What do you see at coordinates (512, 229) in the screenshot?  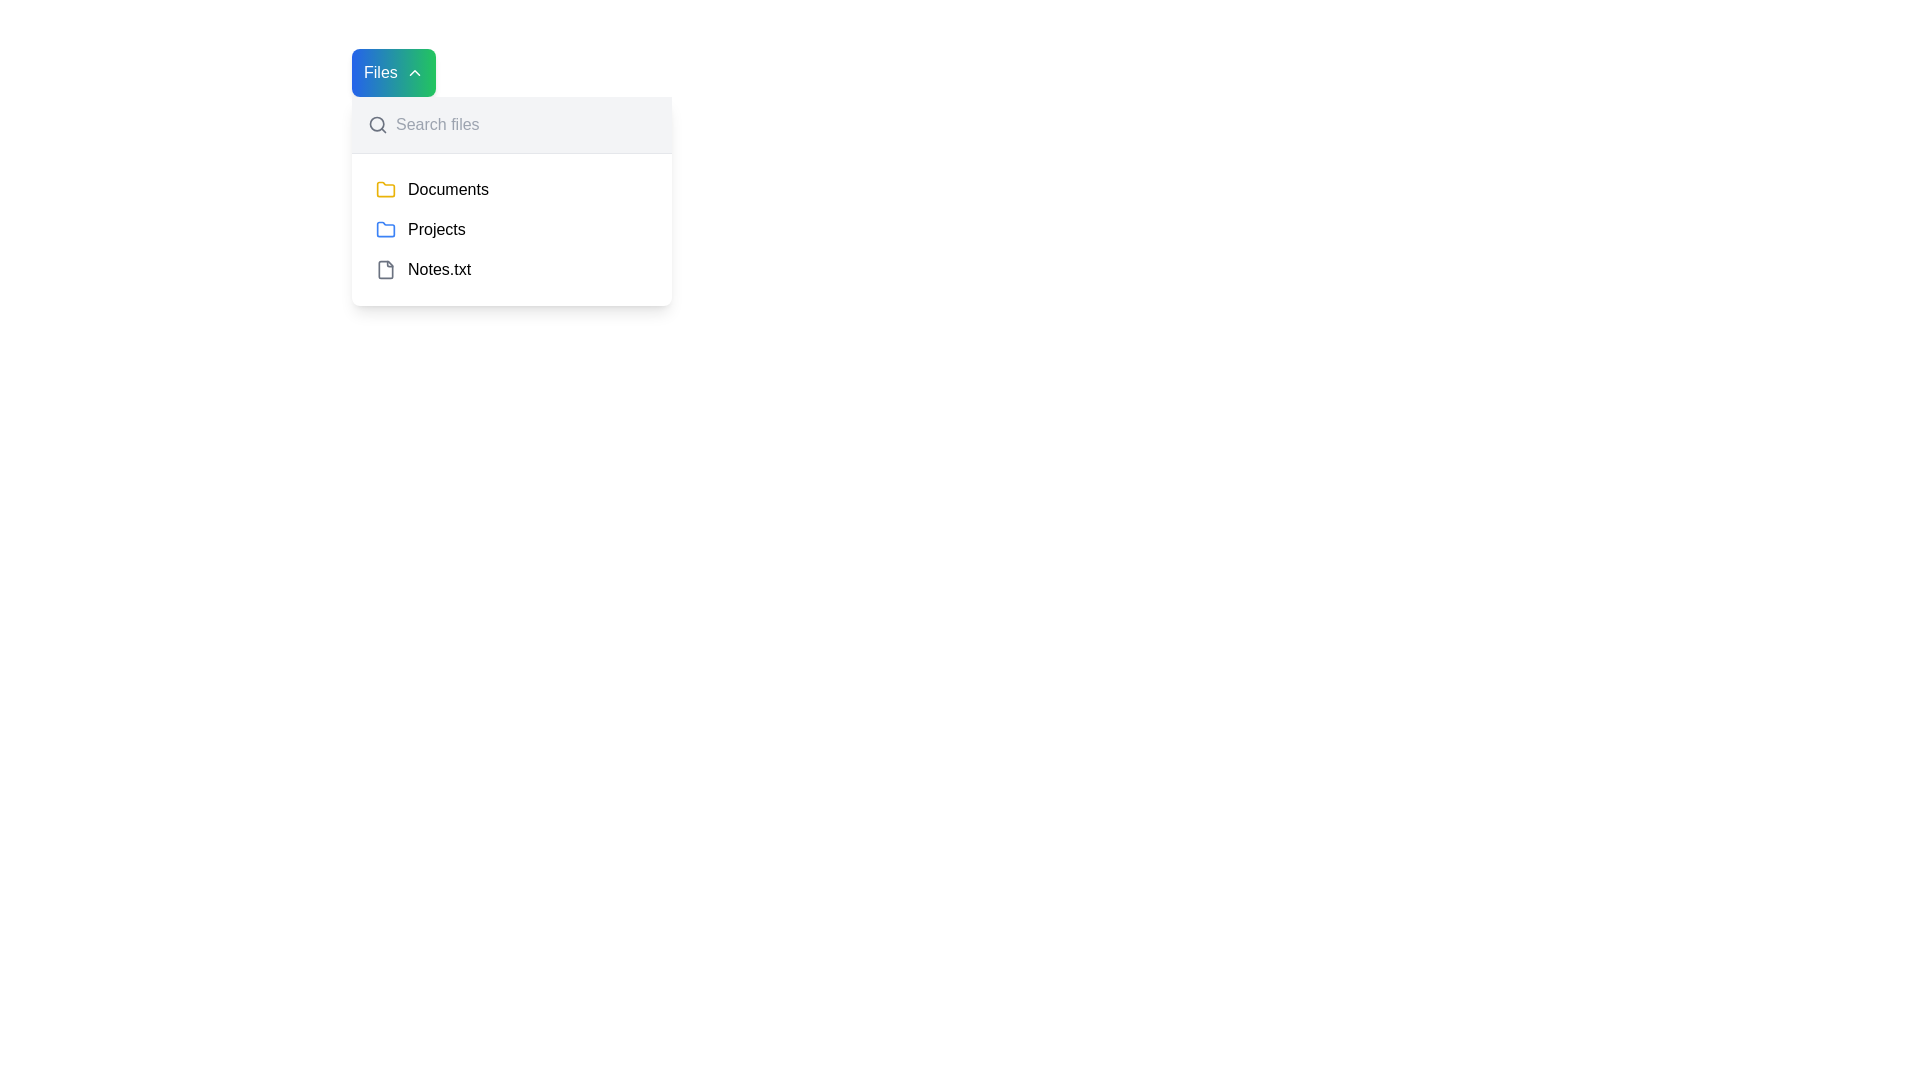 I see `the second list item in the menu labeled 'Projects'` at bounding box center [512, 229].